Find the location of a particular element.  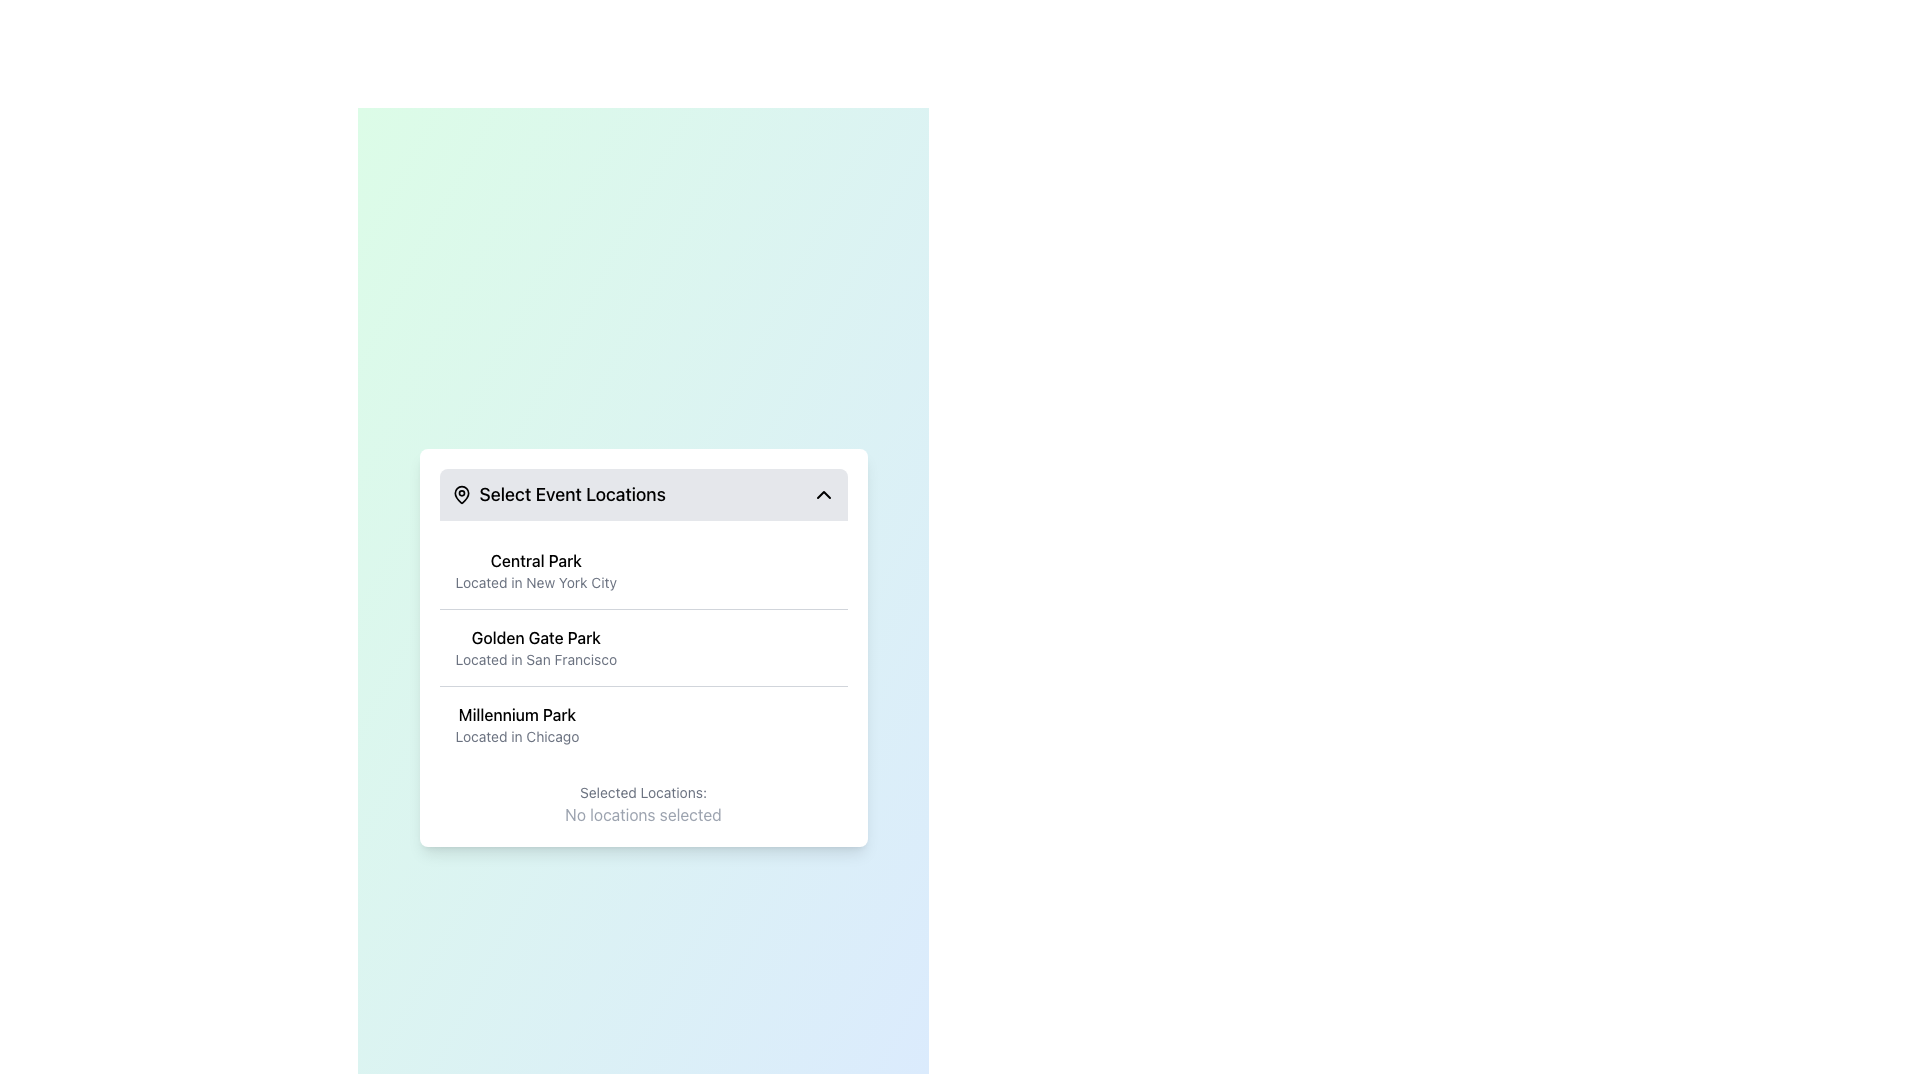

the Text Label that serves as the title or header of a list item in the selectable menu, located above the descriptive text 'Located in New York City' is located at coordinates (536, 560).